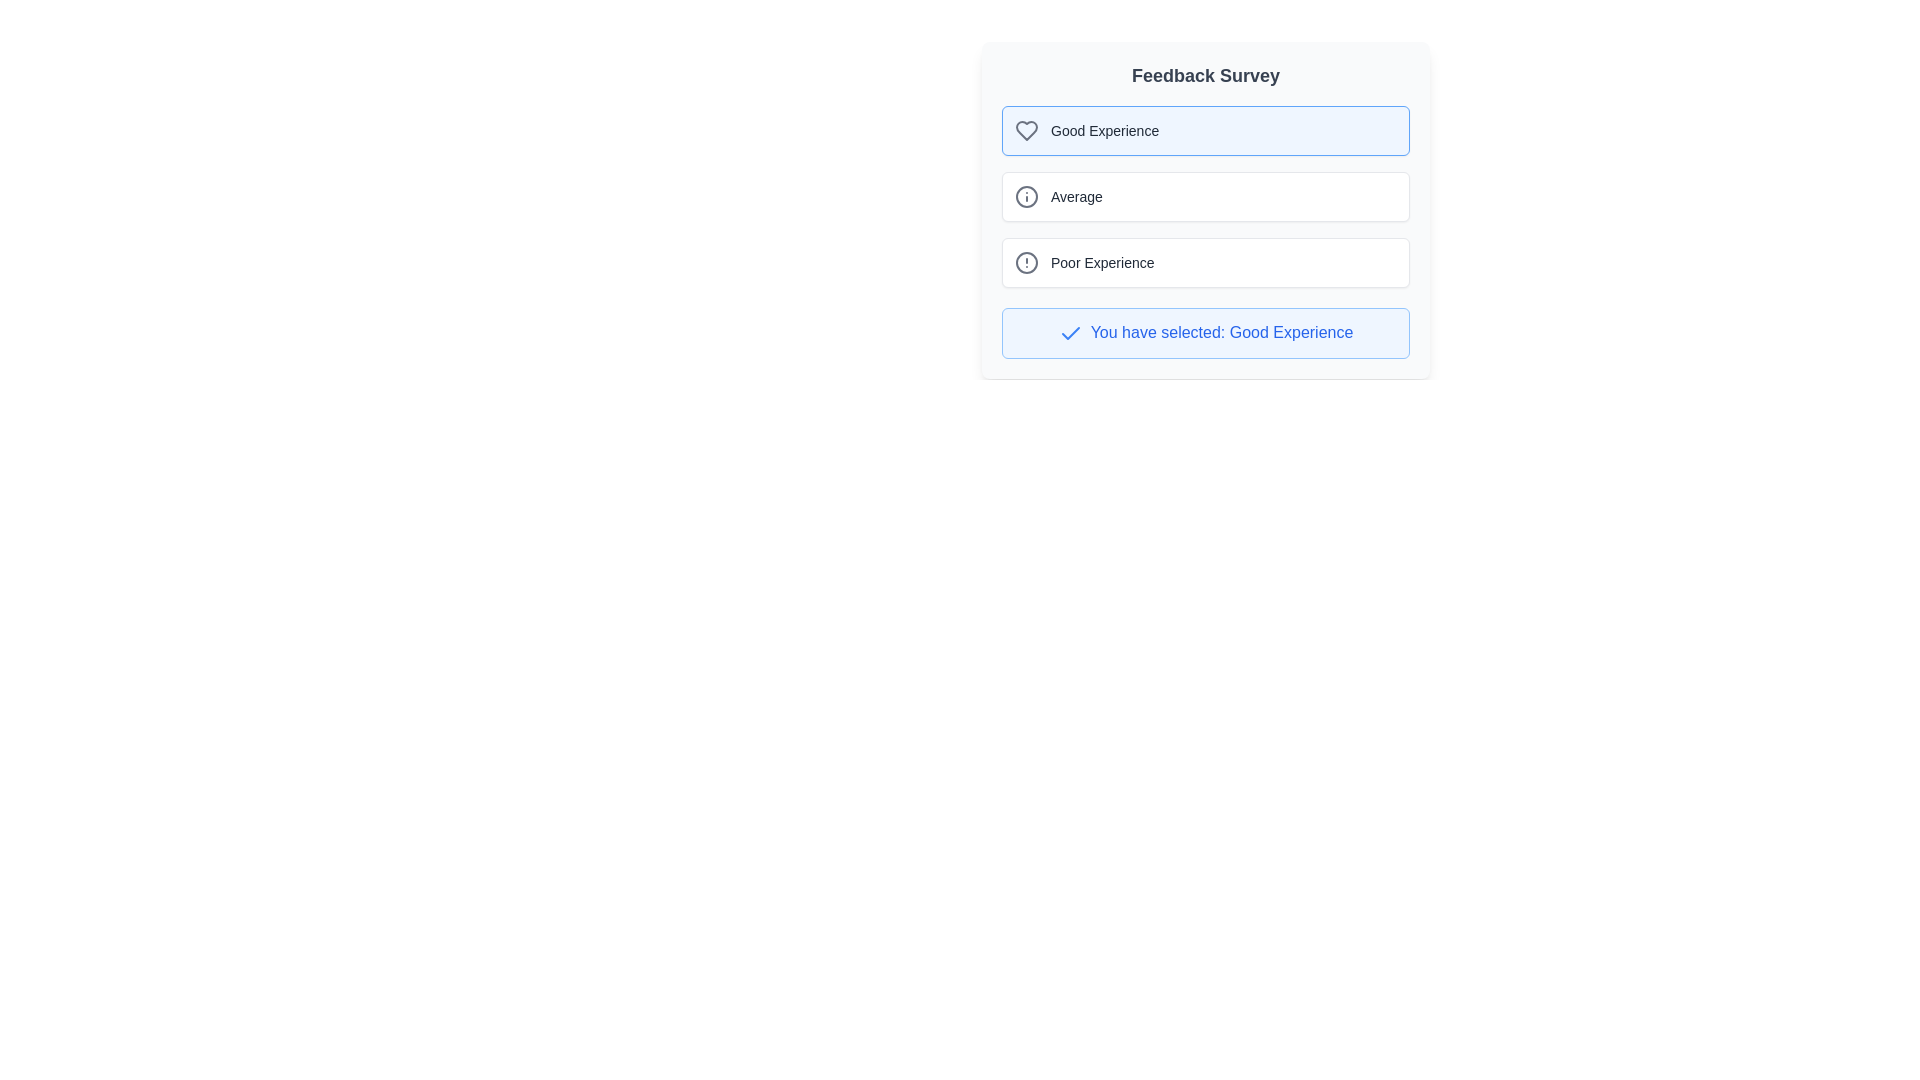  I want to click on the static text label displaying 'Average' that is part of the feedback form, positioned to the right of the circular icon with an 'i' symbol, so click(1075, 196).